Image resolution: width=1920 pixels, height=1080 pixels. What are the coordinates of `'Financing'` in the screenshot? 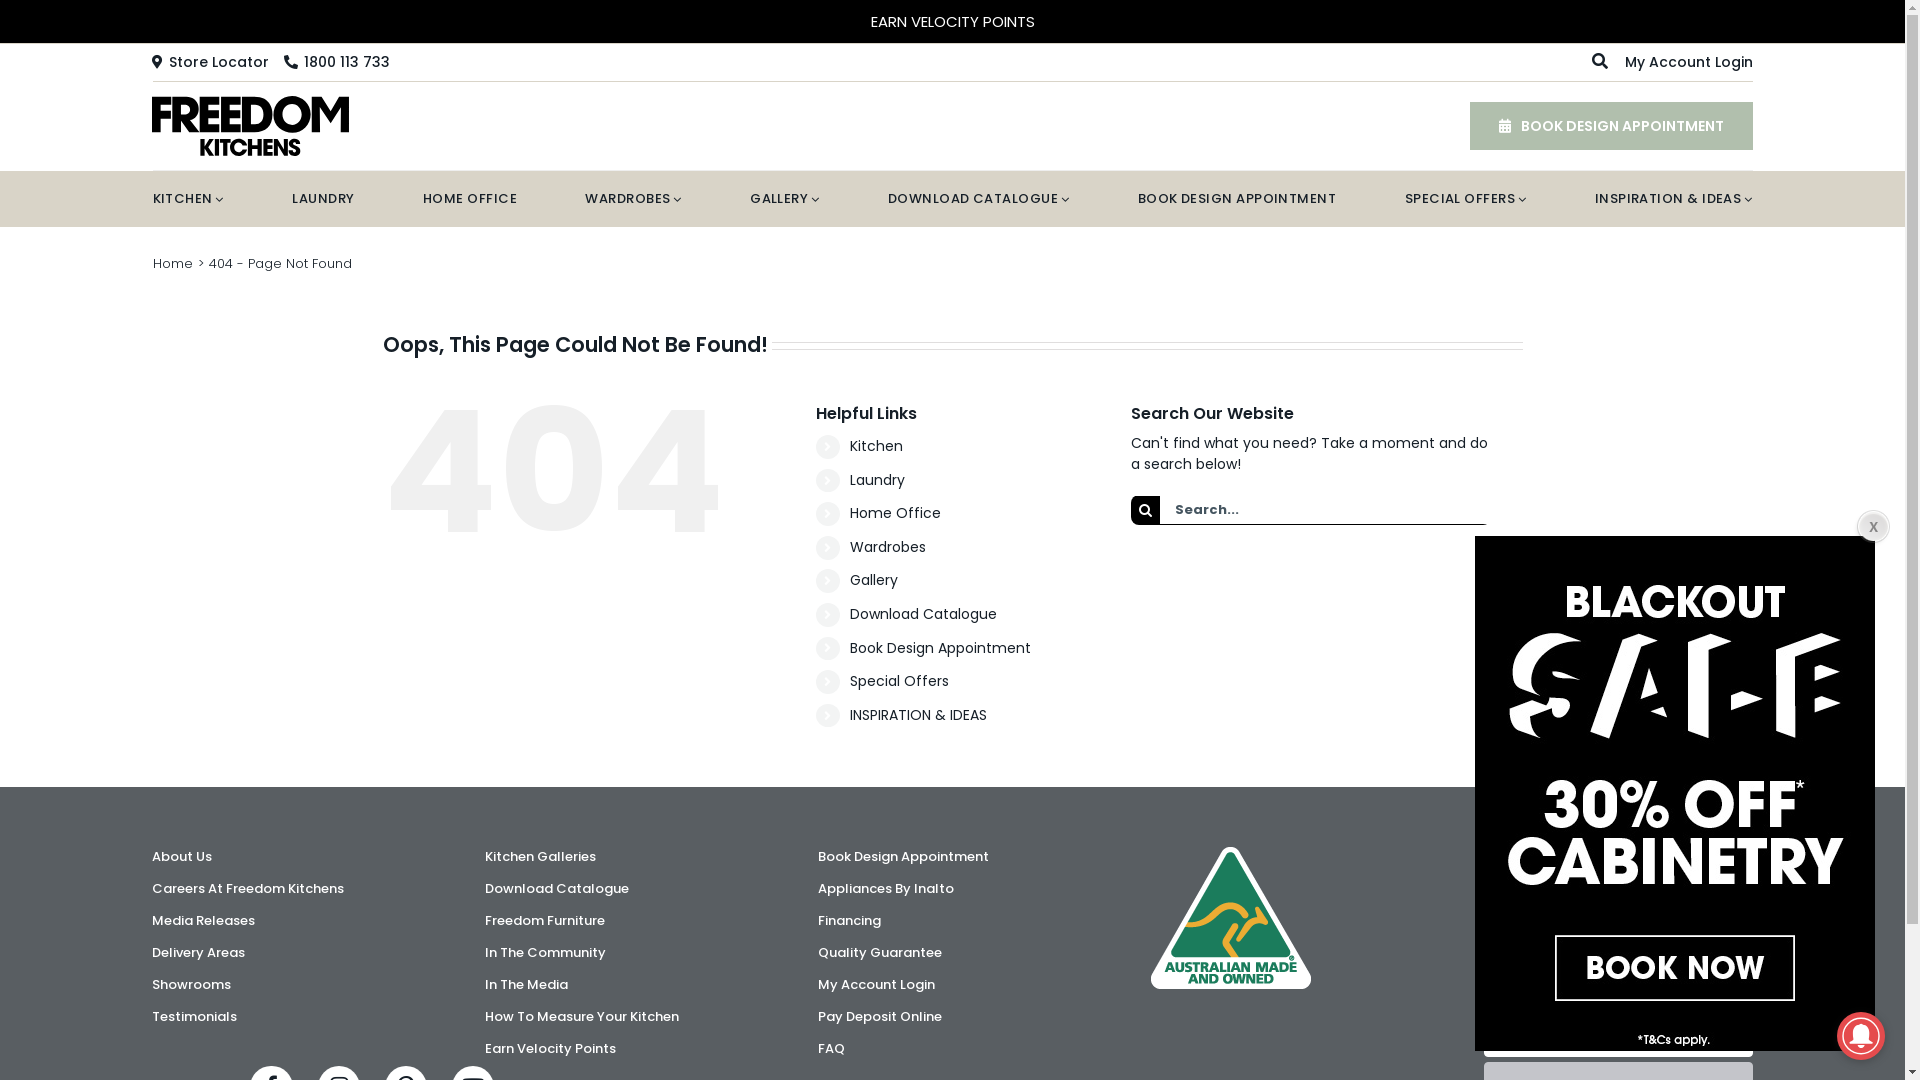 It's located at (817, 921).